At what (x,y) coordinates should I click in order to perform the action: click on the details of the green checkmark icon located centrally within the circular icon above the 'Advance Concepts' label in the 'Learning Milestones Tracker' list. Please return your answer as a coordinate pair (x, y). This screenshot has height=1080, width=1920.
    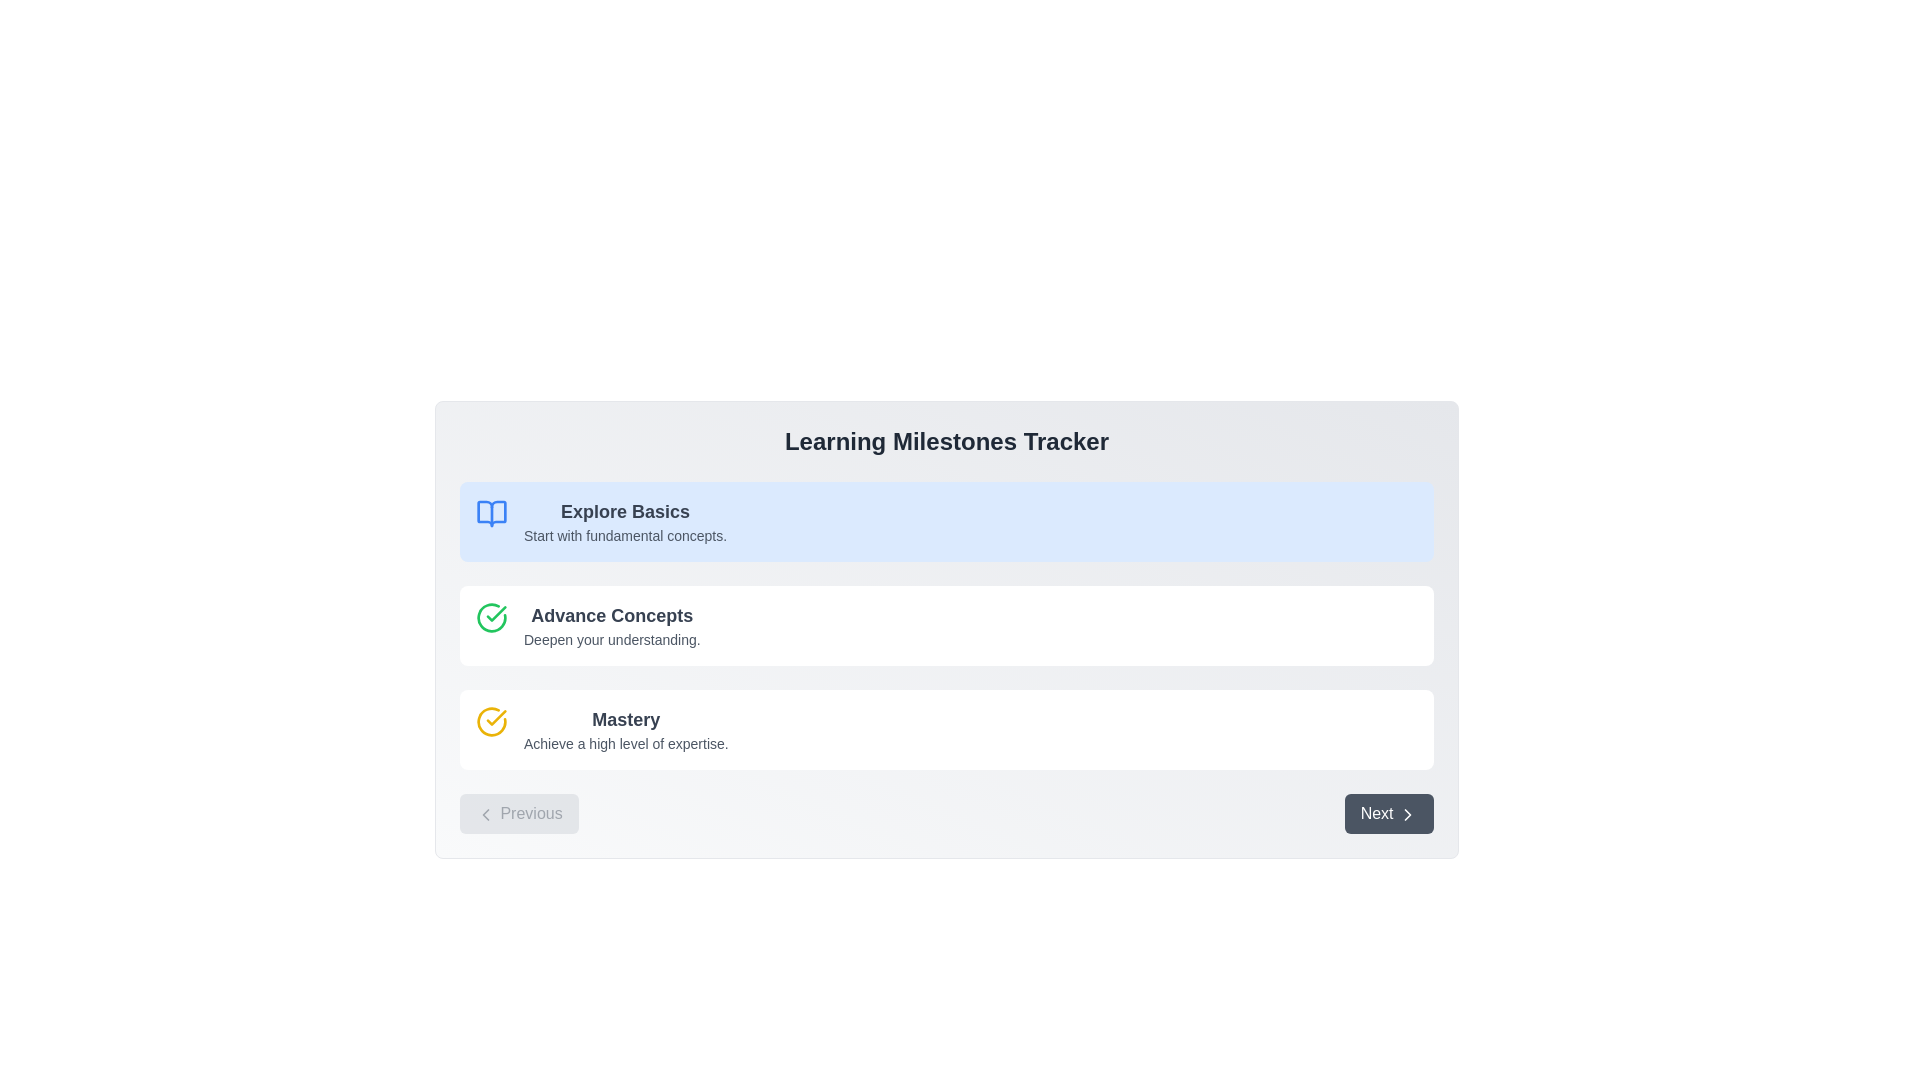
    Looking at the image, I should click on (491, 616).